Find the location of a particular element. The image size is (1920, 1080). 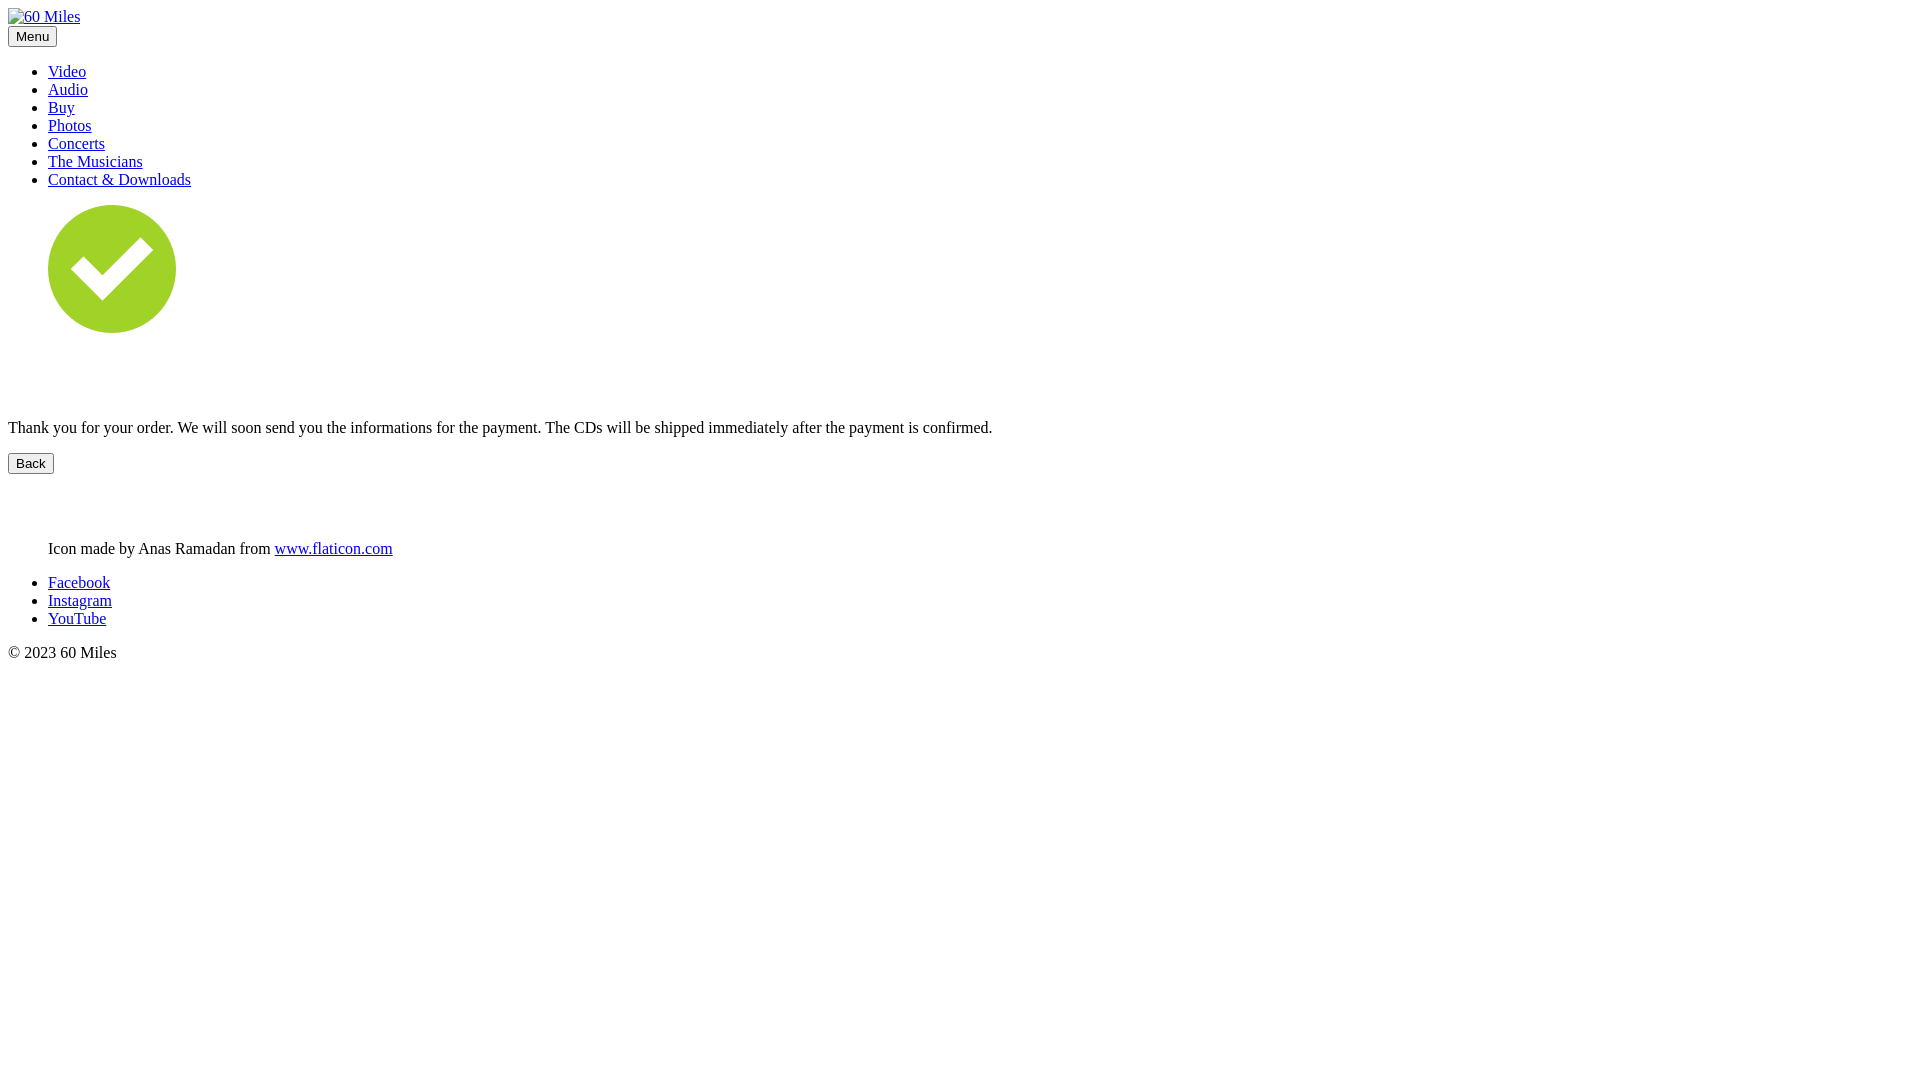

'Buy' is located at coordinates (61, 107).